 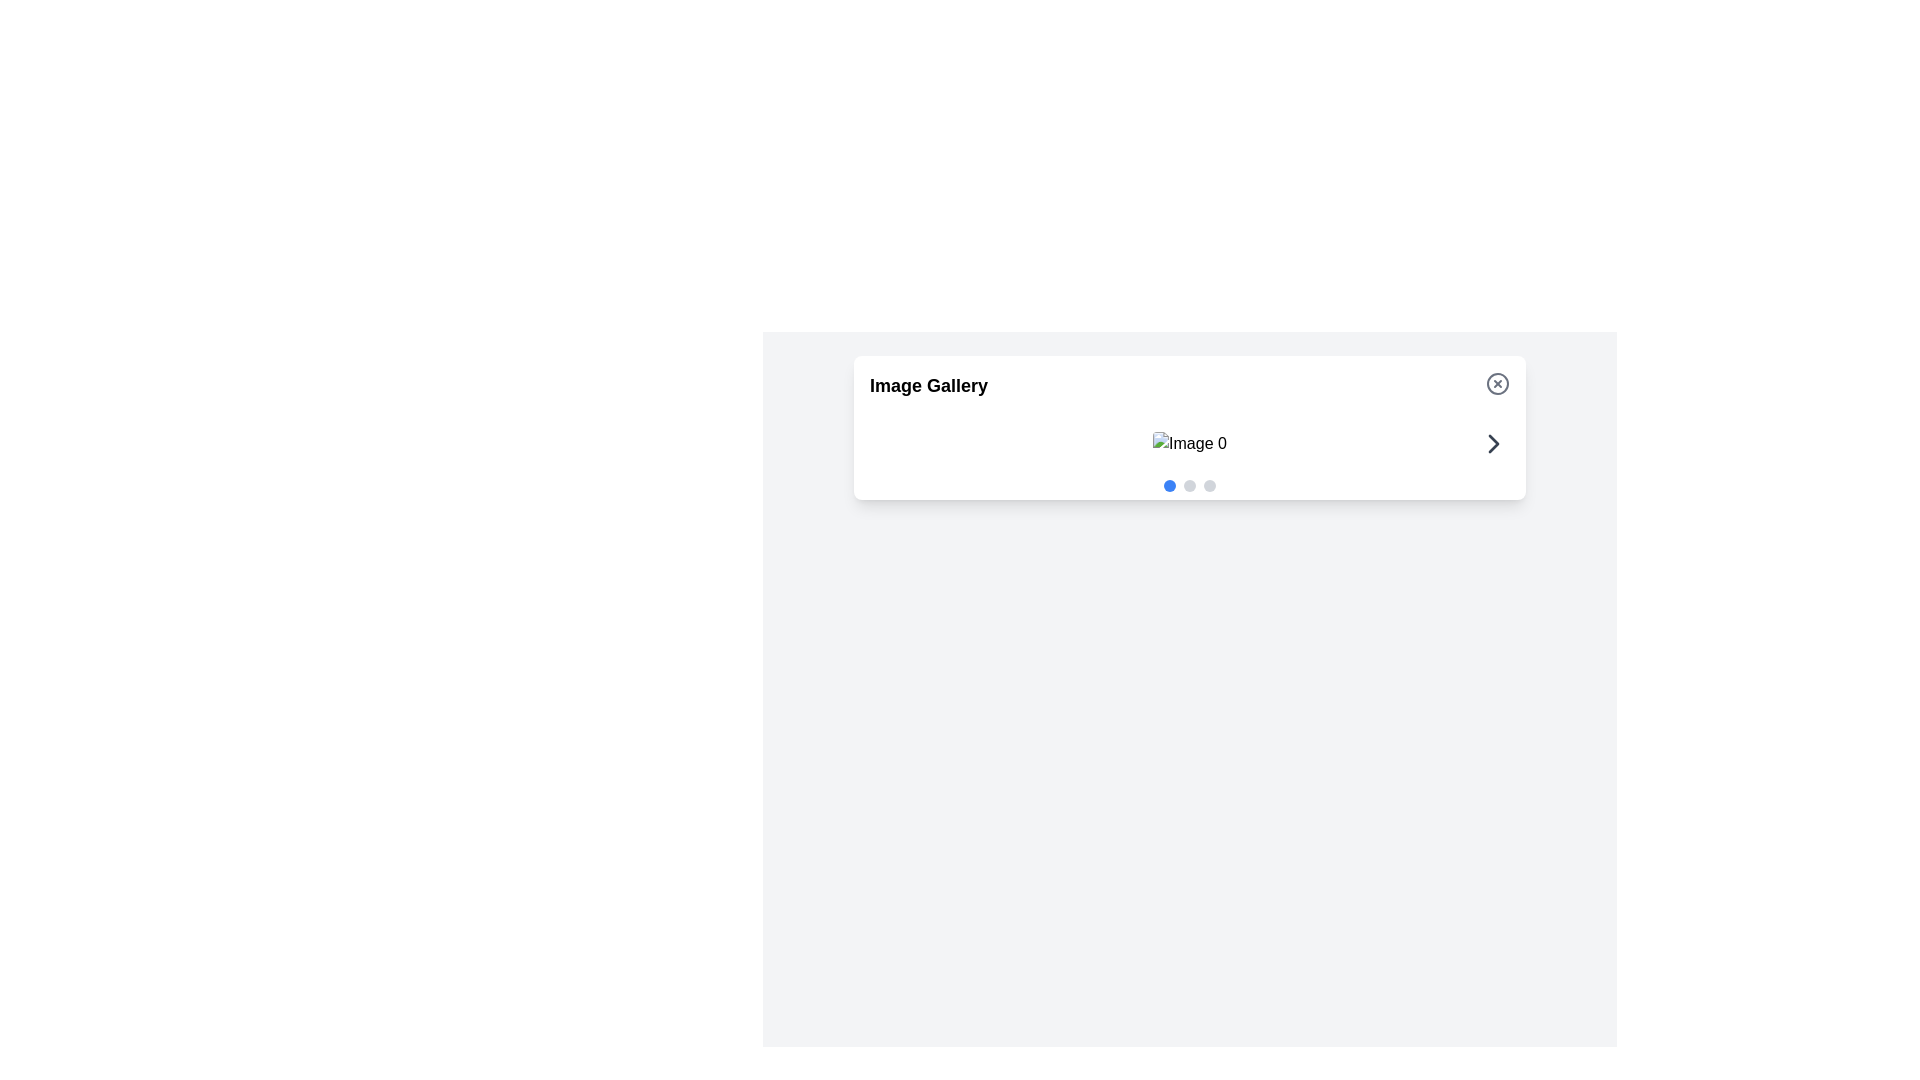 What do you see at coordinates (1190, 486) in the screenshot?
I see `the carousel navigation indicator component, which consists of three small circular indicators with the middle circle highlighted in blue, located at the bottom of the 'Image Gallery' card` at bounding box center [1190, 486].